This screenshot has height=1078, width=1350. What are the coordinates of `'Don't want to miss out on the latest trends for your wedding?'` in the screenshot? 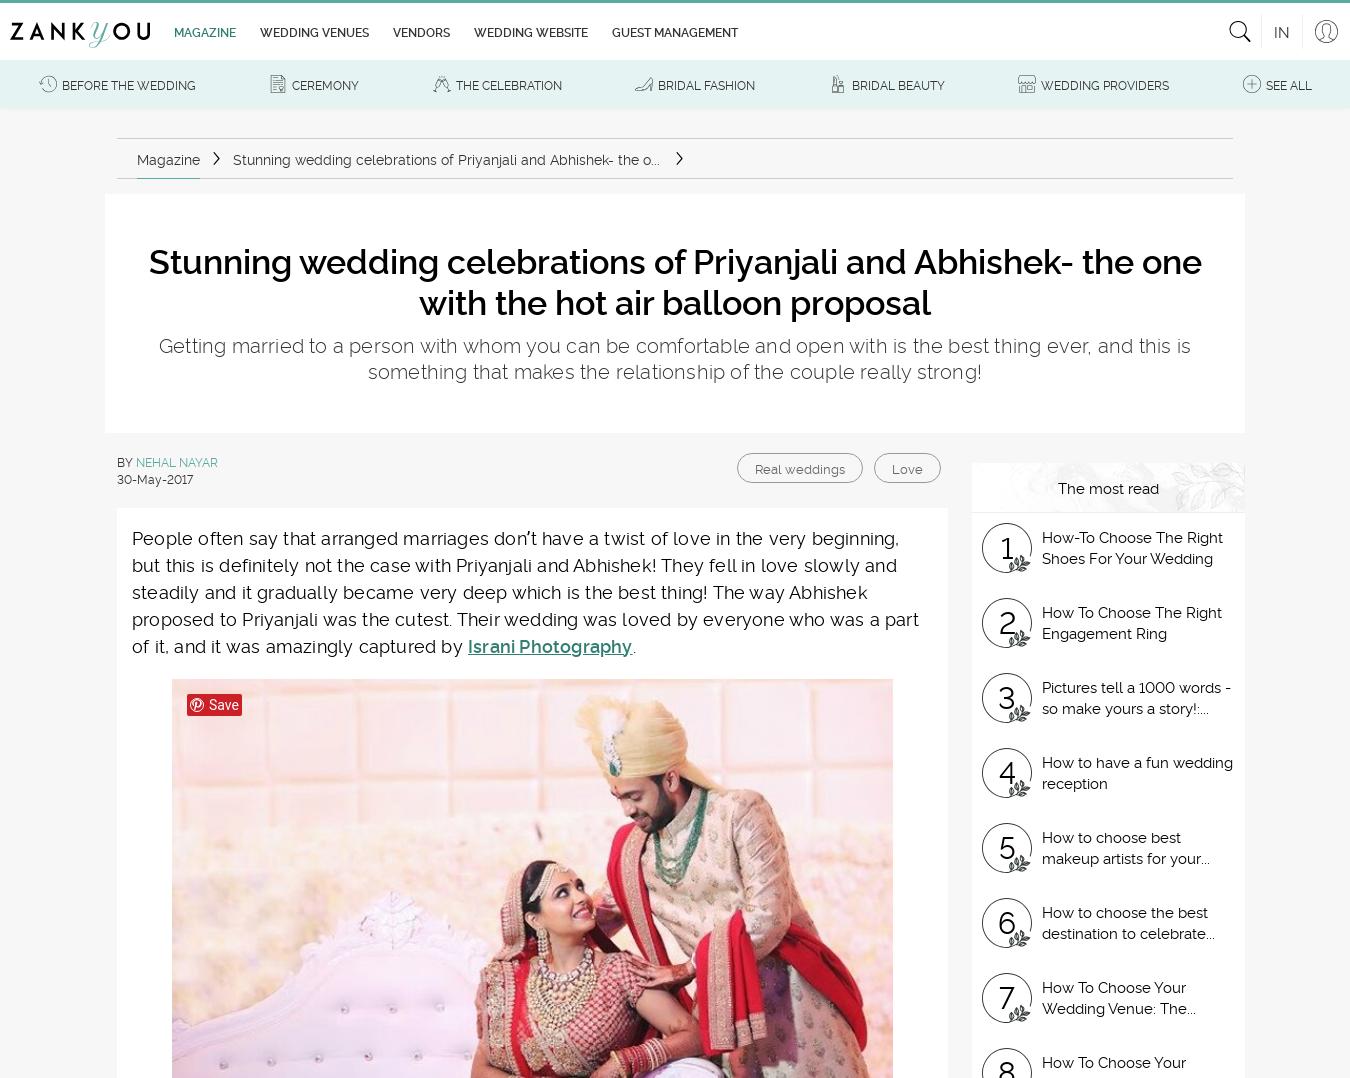 It's located at (531, 86).